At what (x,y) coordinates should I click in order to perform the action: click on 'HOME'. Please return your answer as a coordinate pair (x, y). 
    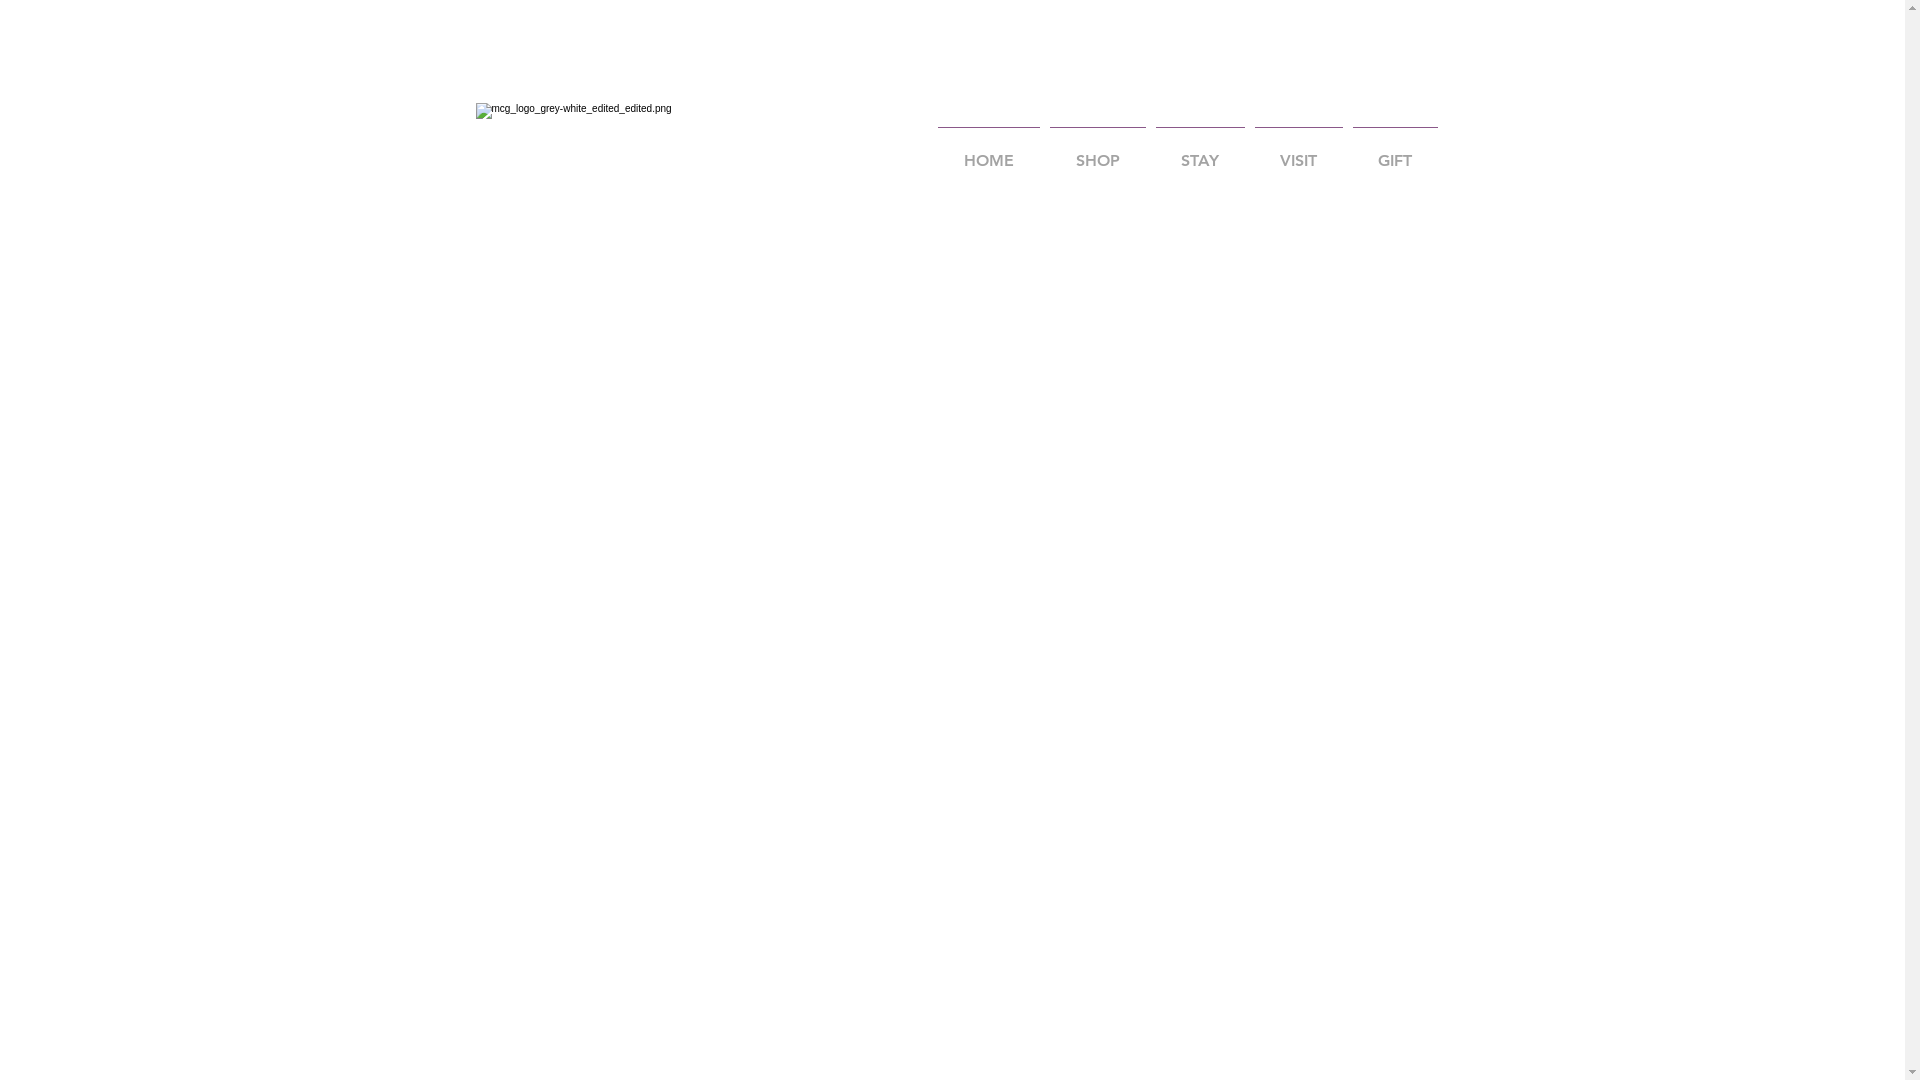
    Looking at the image, I should click on (988, 150).